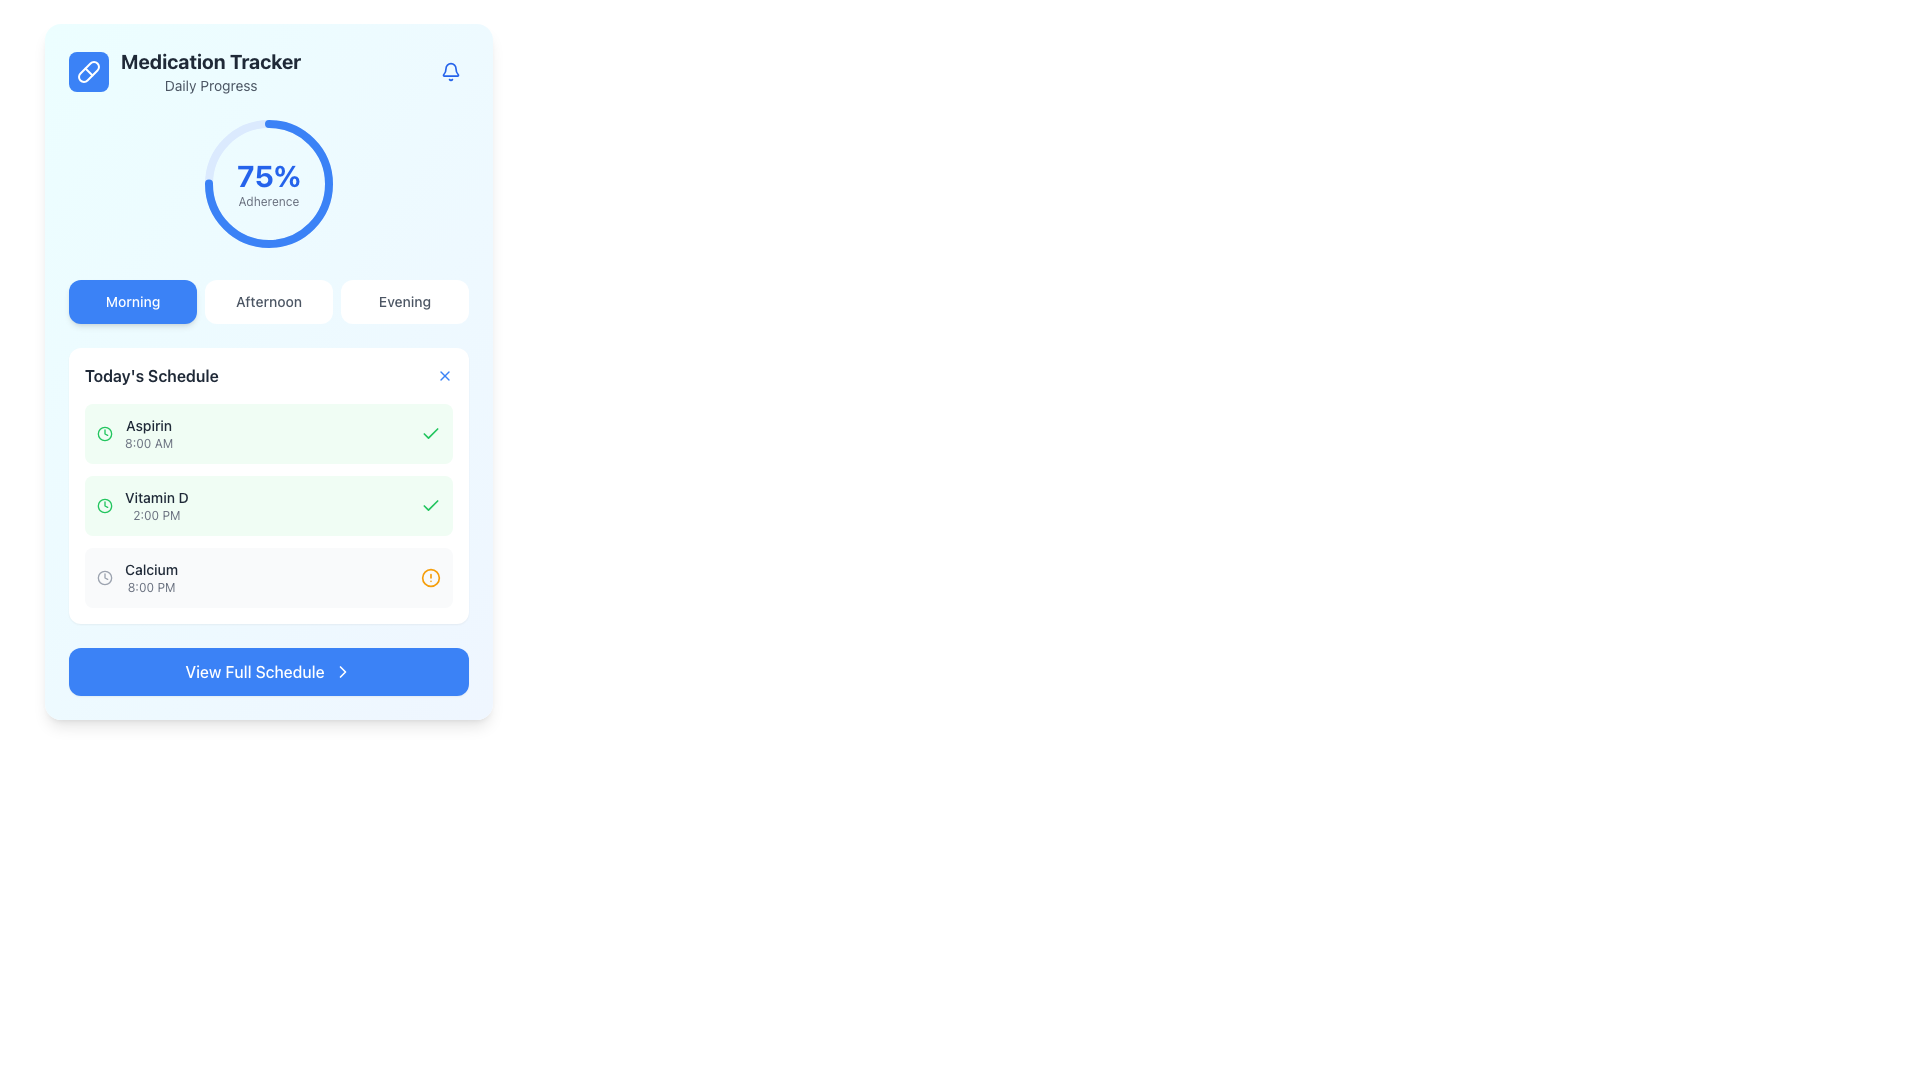 This screenshot has width=1920, height=1080. I want to click on the static text heading that reads 'Today's Schedule', which is styled in bold dark gray and prominently displayed at the top of a card-like section, so click(150, 375).